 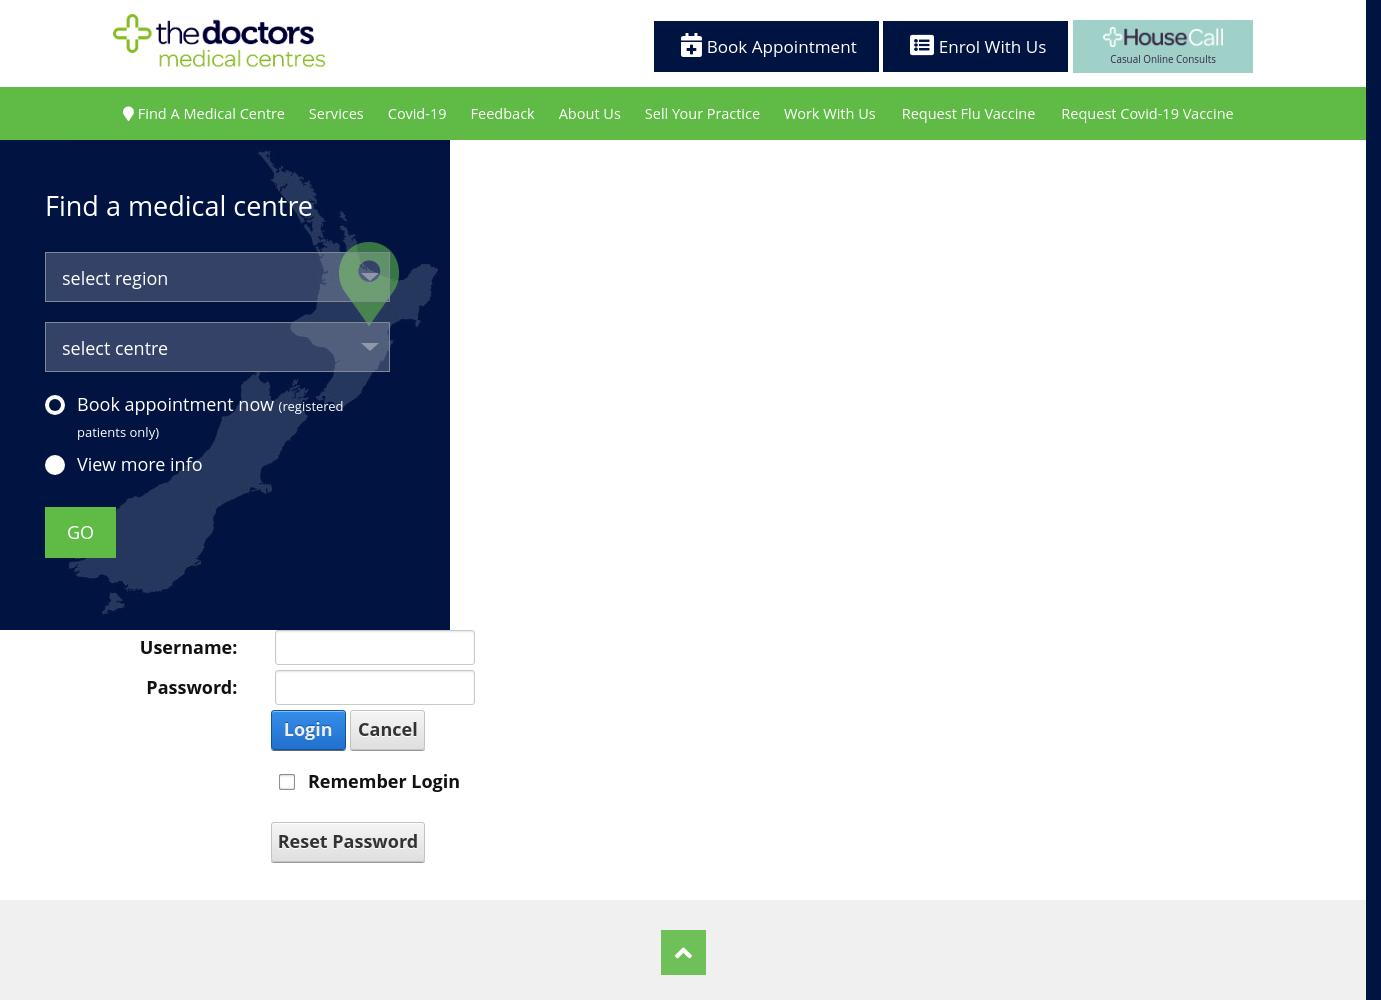 I want to click on 'Enrol With Us', so click(x=989, y=45).